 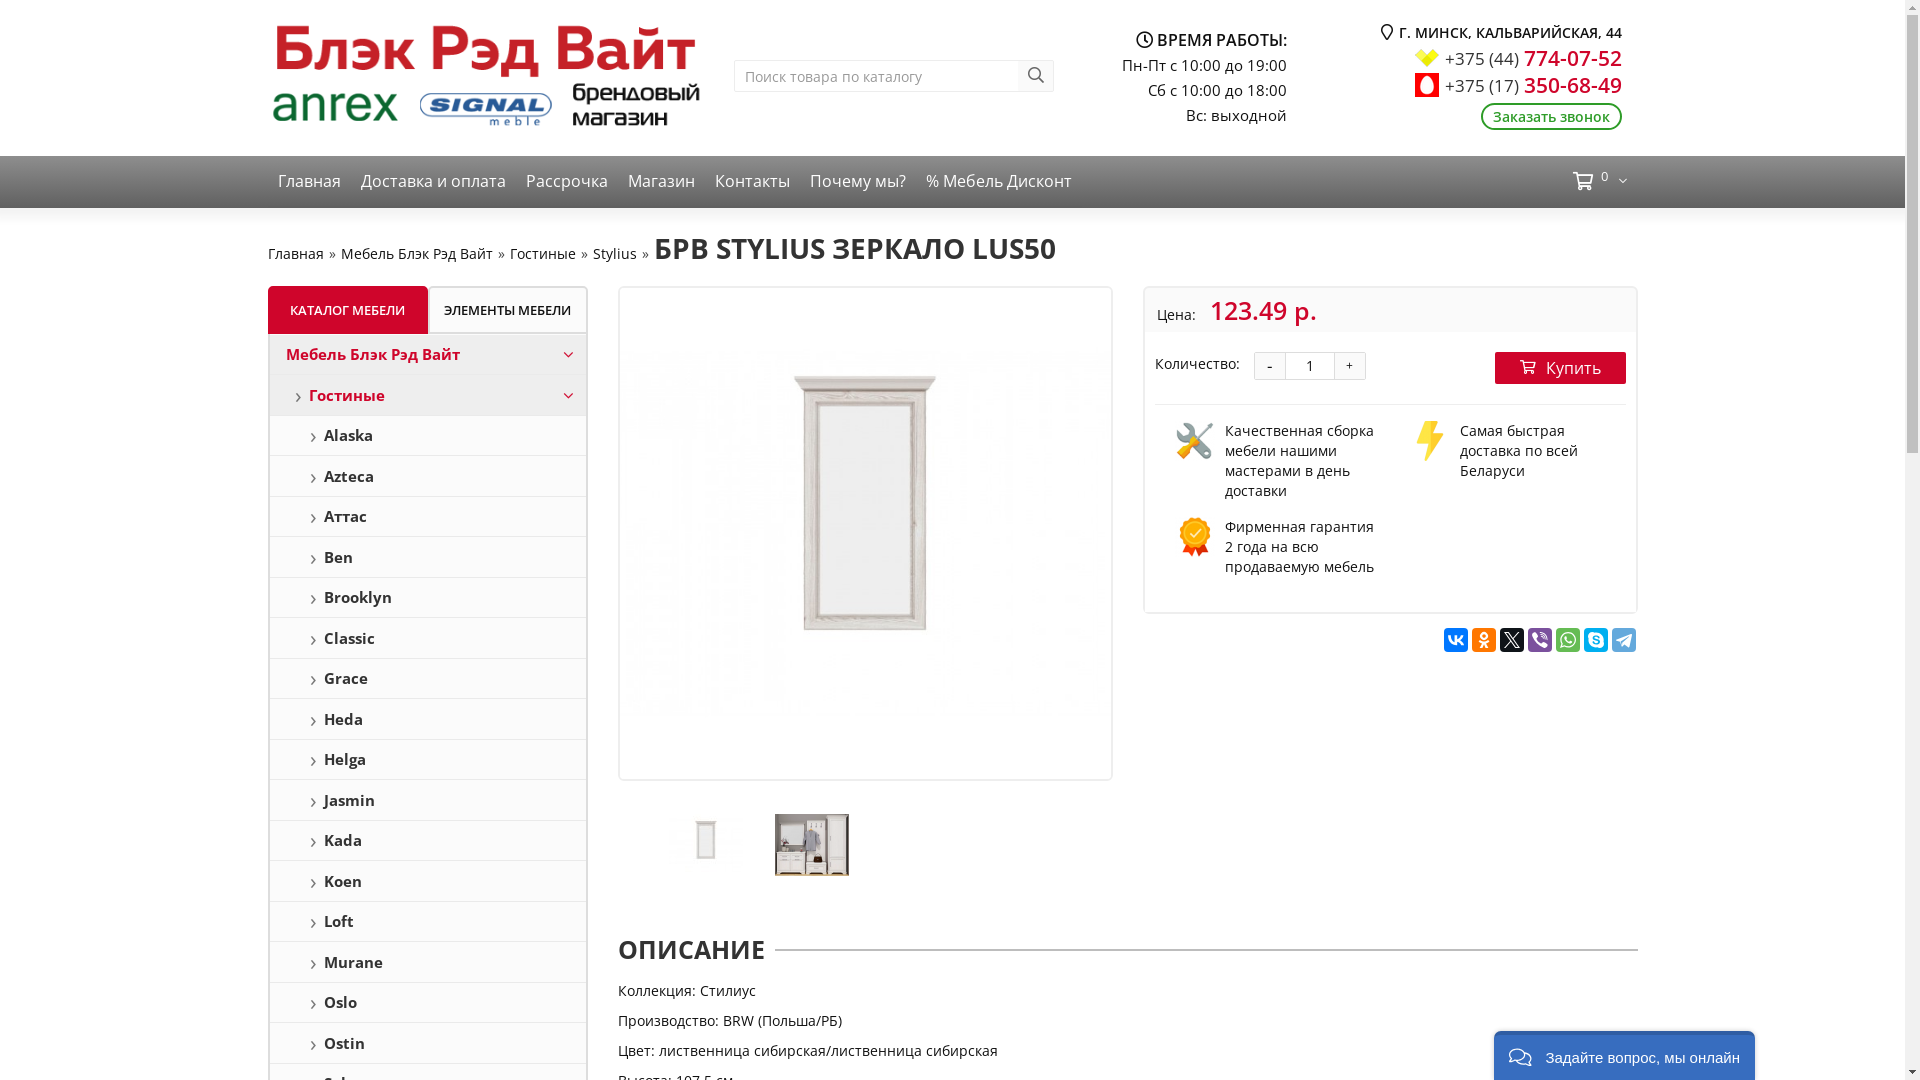 I want to click on '+375 (17) 350-68-49', so click(x=1532, y=83).